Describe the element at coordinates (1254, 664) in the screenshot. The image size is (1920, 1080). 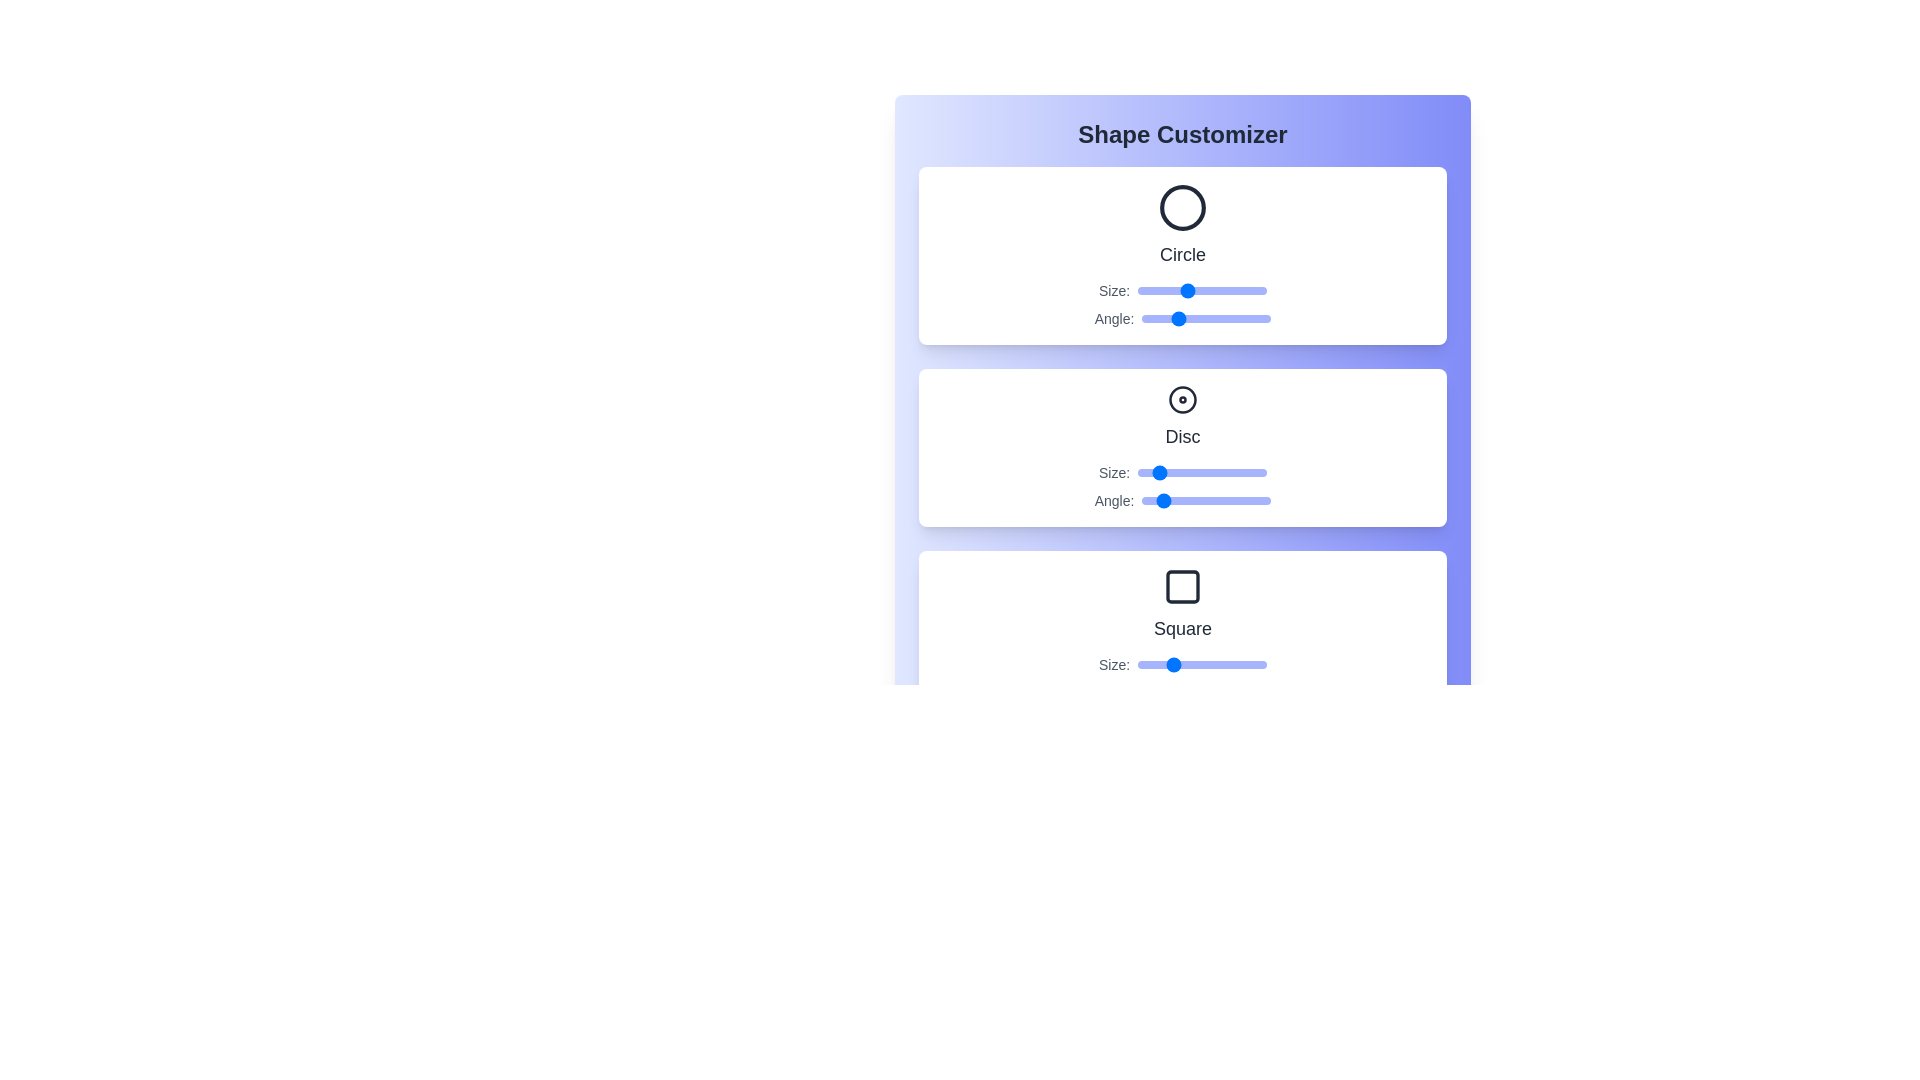
I see `the size slider of the Square shape to 93` at that location.